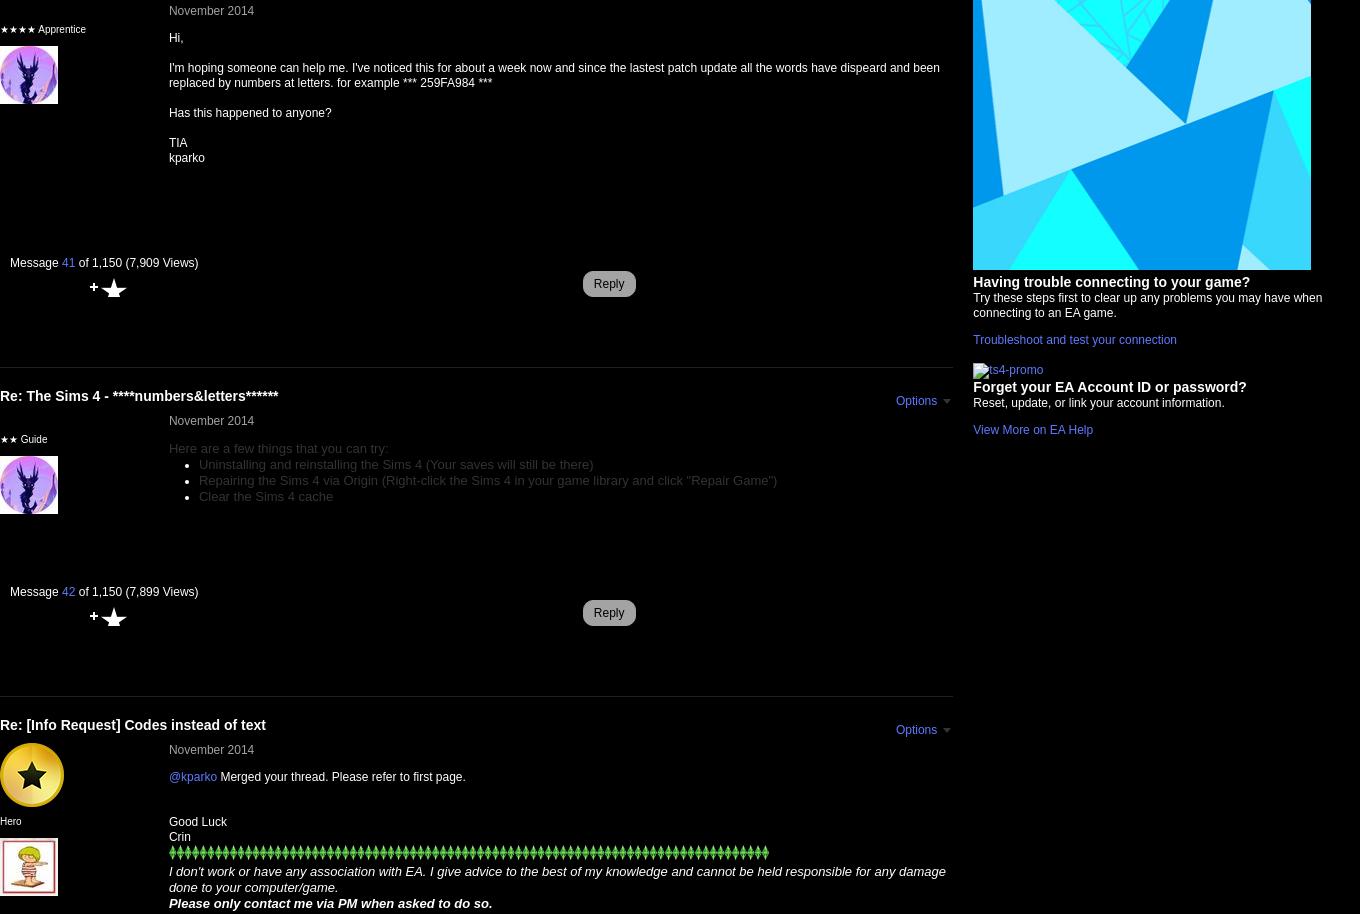 This screenshot has height=914, width=1360. What do you see at coordinates (196, 820) in the screenshot?
I see `'Good Luck'` at bounding box center [196, 820].